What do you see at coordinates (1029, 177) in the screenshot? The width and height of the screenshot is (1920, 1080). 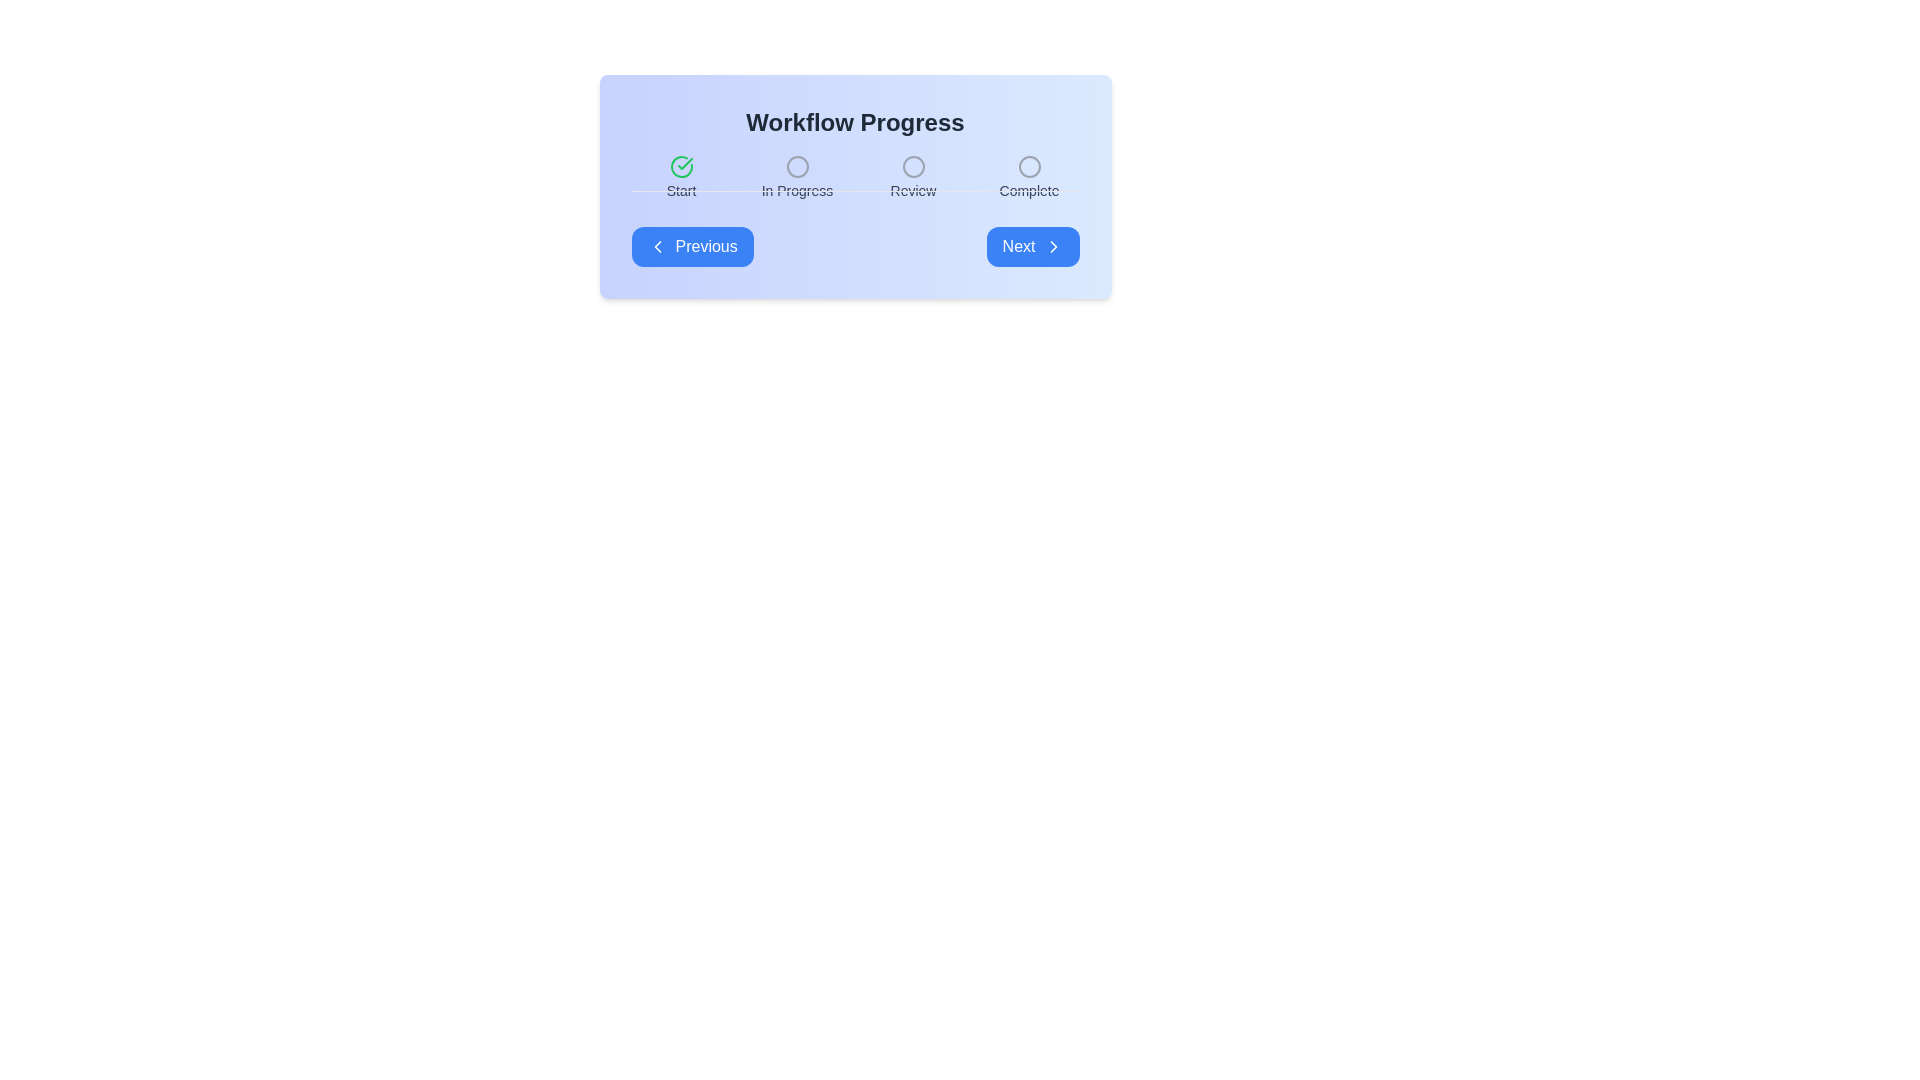 I see `the 'Complete' label with a circular outline icon, which is the fourth step in the 'Workflow Progress' list` at bounding box center [1029, 177].